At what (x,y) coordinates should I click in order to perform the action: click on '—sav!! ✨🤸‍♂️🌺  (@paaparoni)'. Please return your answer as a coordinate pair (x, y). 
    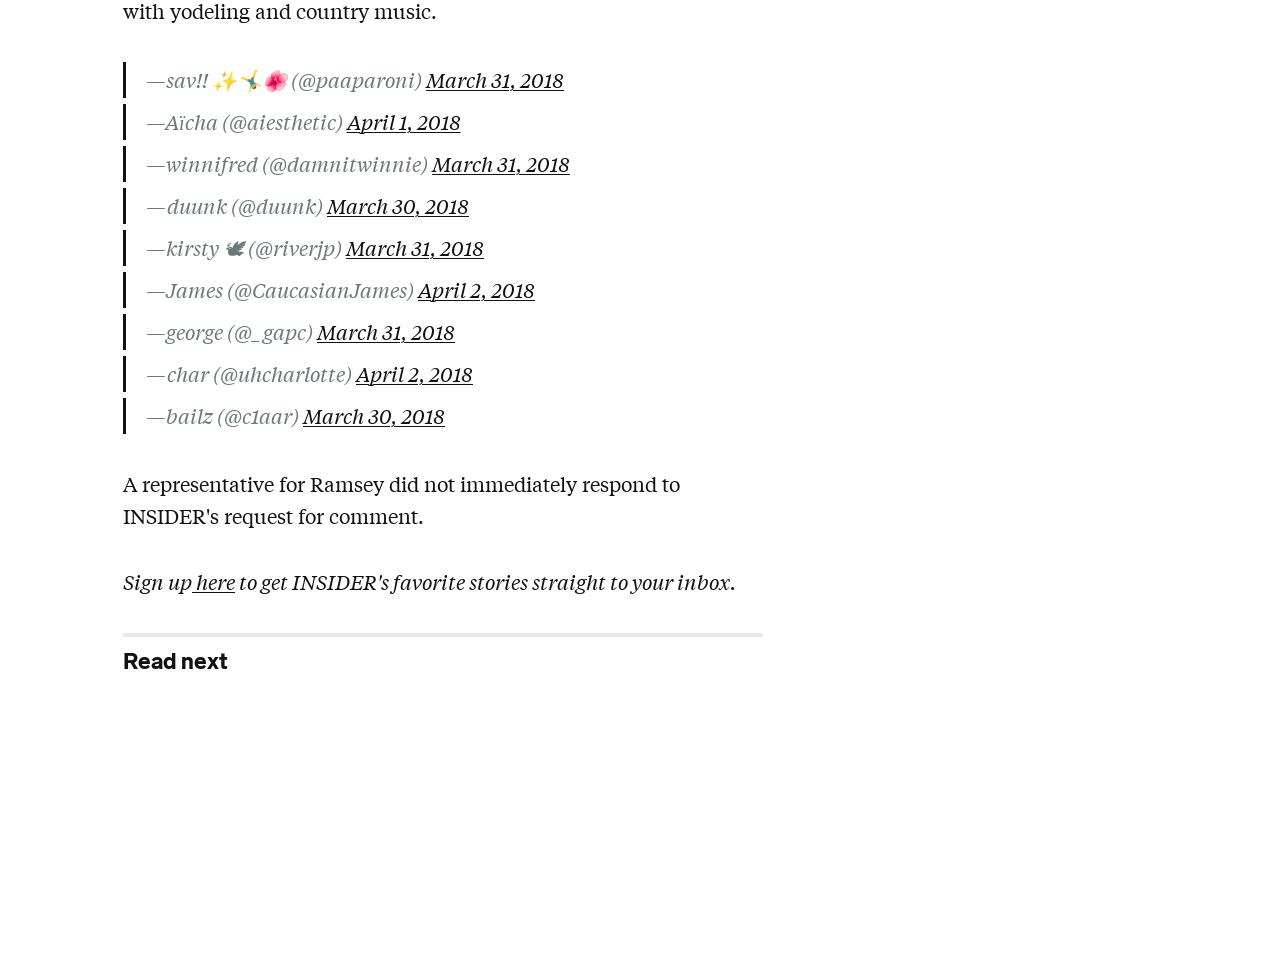
    Looking at the image, I should click on (284, 78).